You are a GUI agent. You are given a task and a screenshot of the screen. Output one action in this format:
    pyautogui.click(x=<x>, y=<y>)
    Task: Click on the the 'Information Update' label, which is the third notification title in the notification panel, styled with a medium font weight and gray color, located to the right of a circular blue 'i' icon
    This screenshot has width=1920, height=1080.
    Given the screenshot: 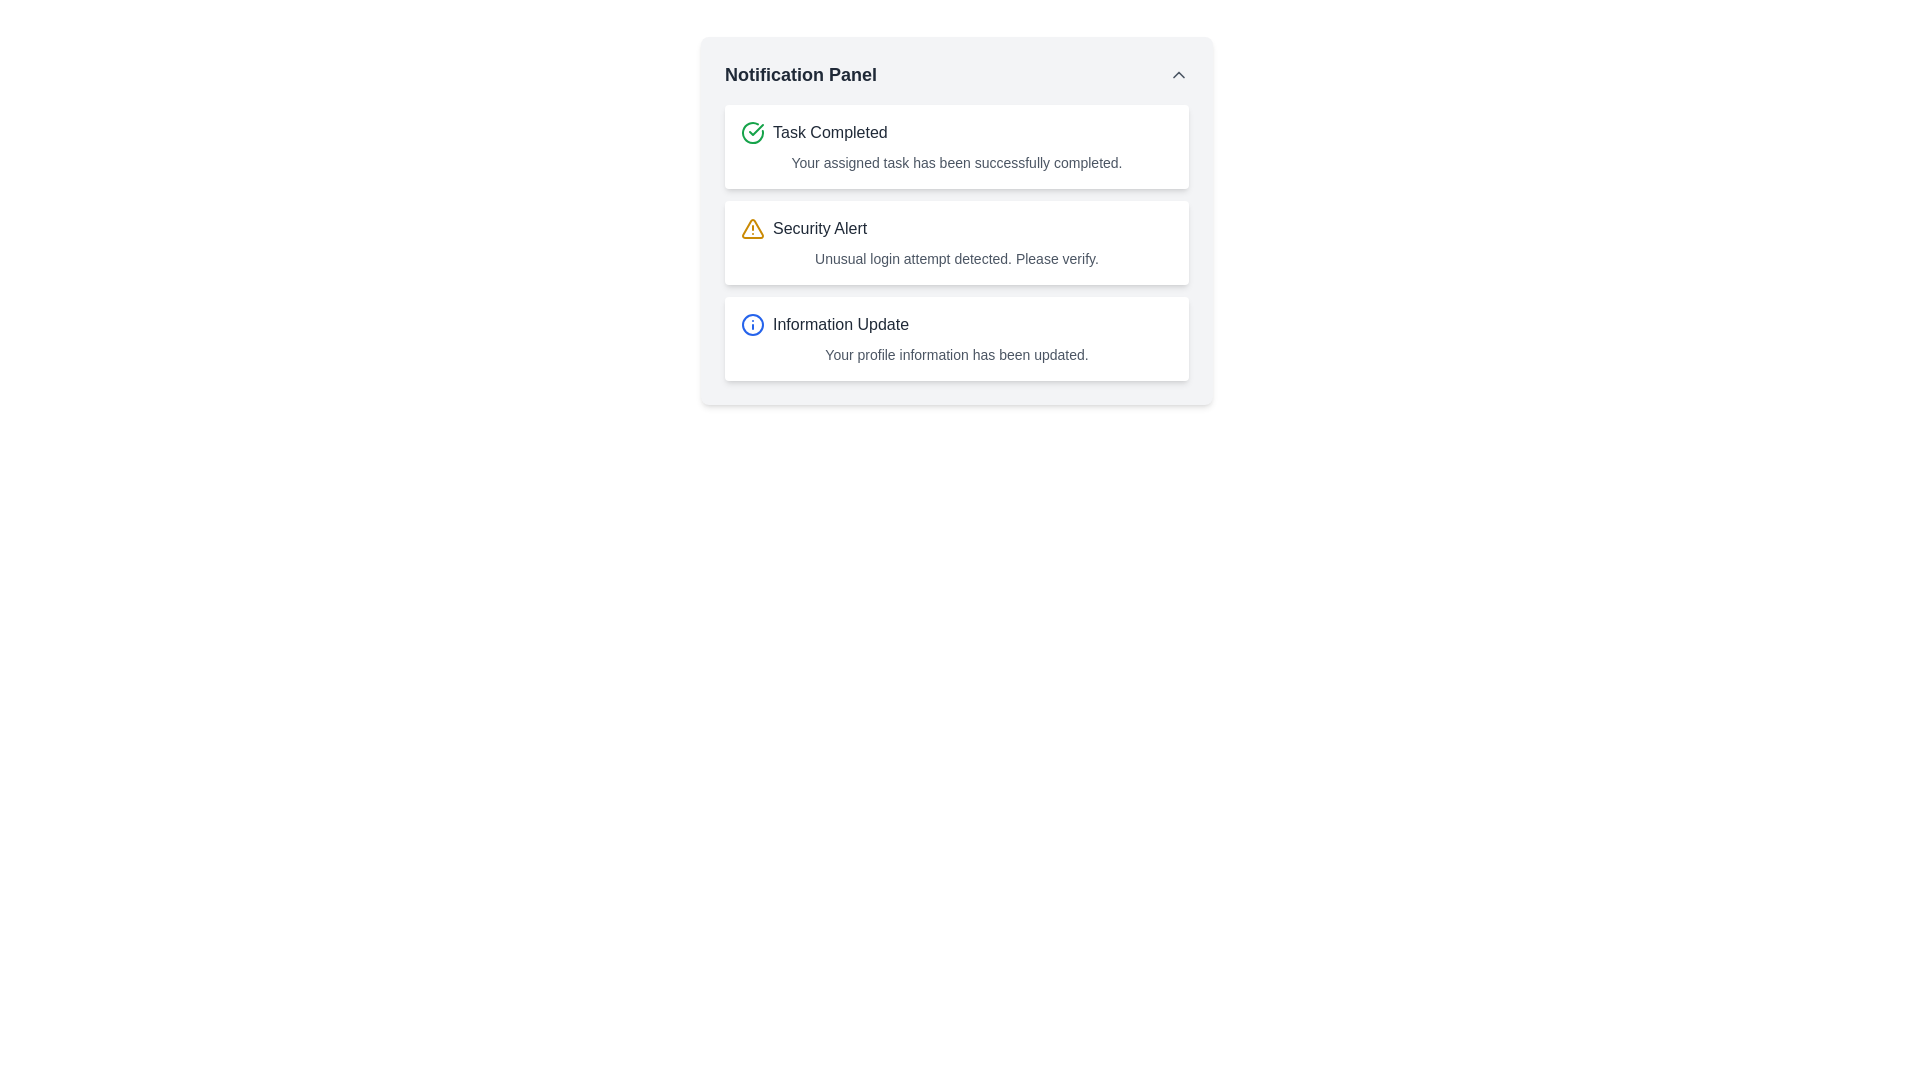 What is the action you would take?
    pyautogui.click(x=840, y=323)
    